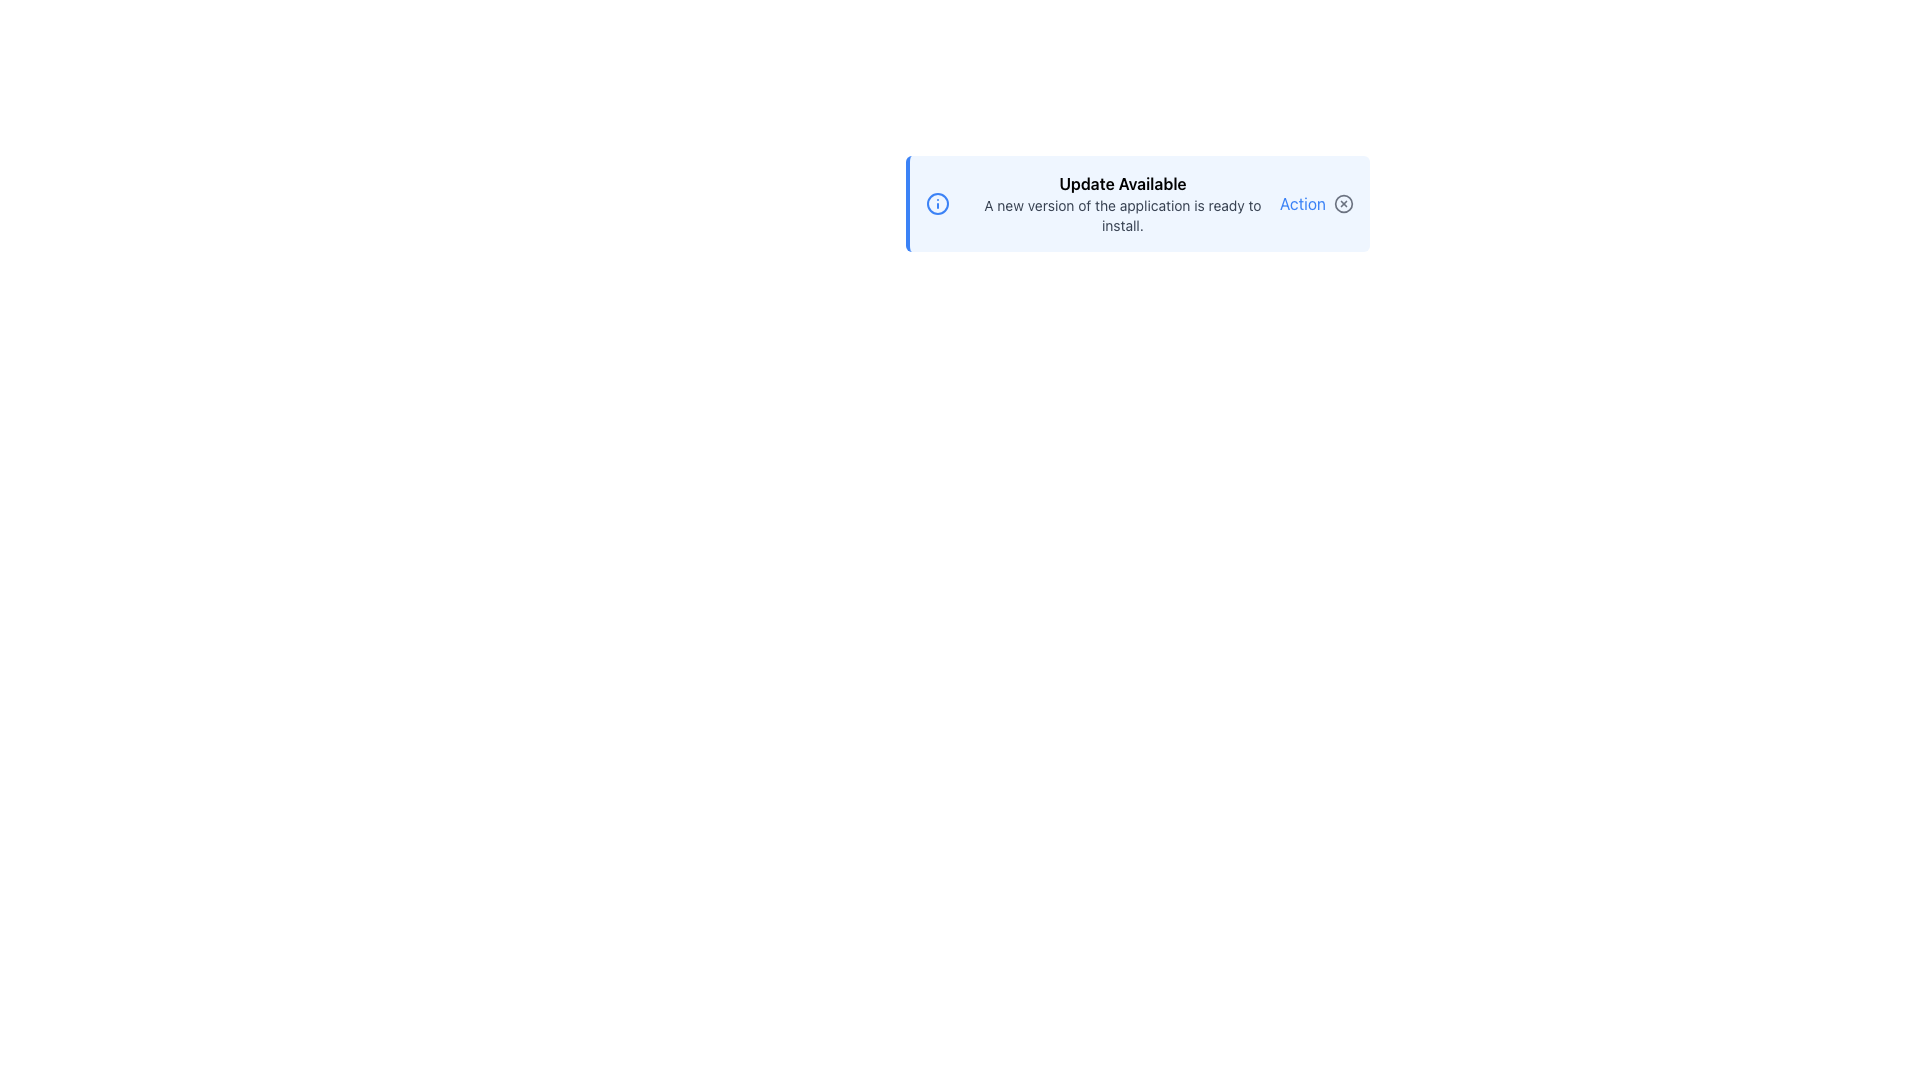  Describe the element at coordinates (1344, 204) in the screenshot. I see `the close icon located on the rightmost side of the notification bar` at that location.